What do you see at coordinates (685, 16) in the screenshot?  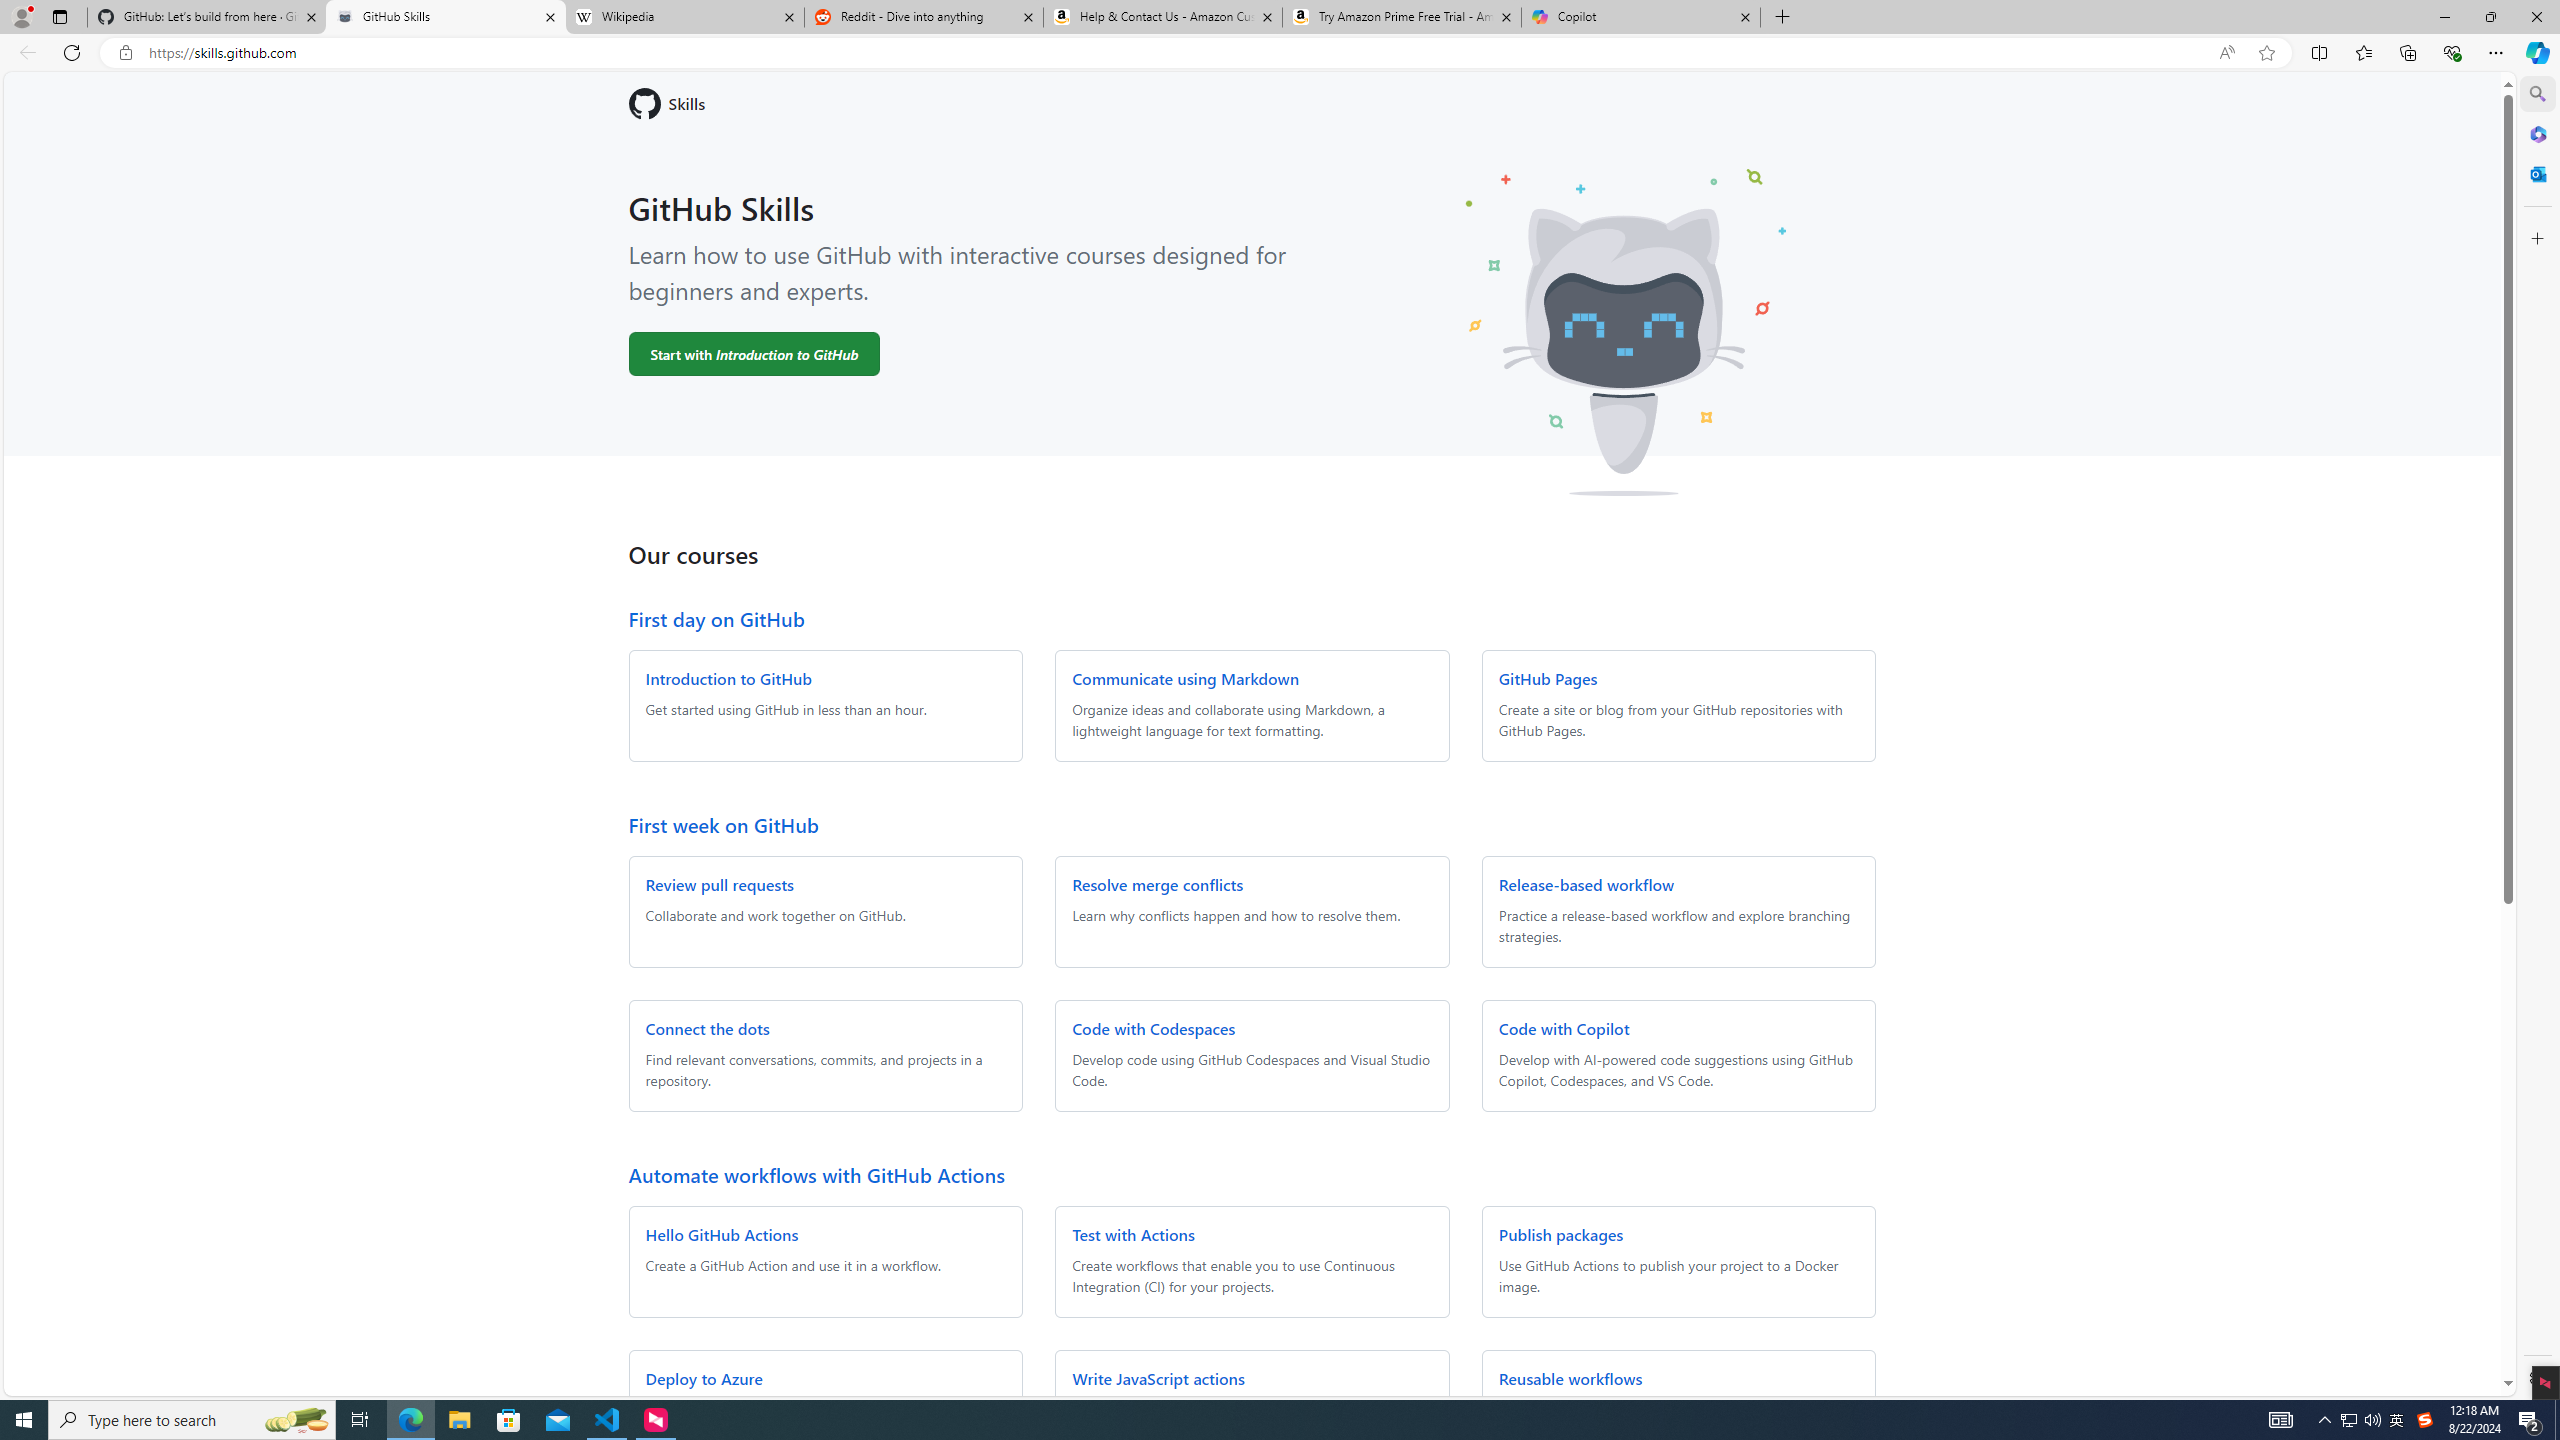 I see `'Wikipedia'` at bounding box center [685, 16].